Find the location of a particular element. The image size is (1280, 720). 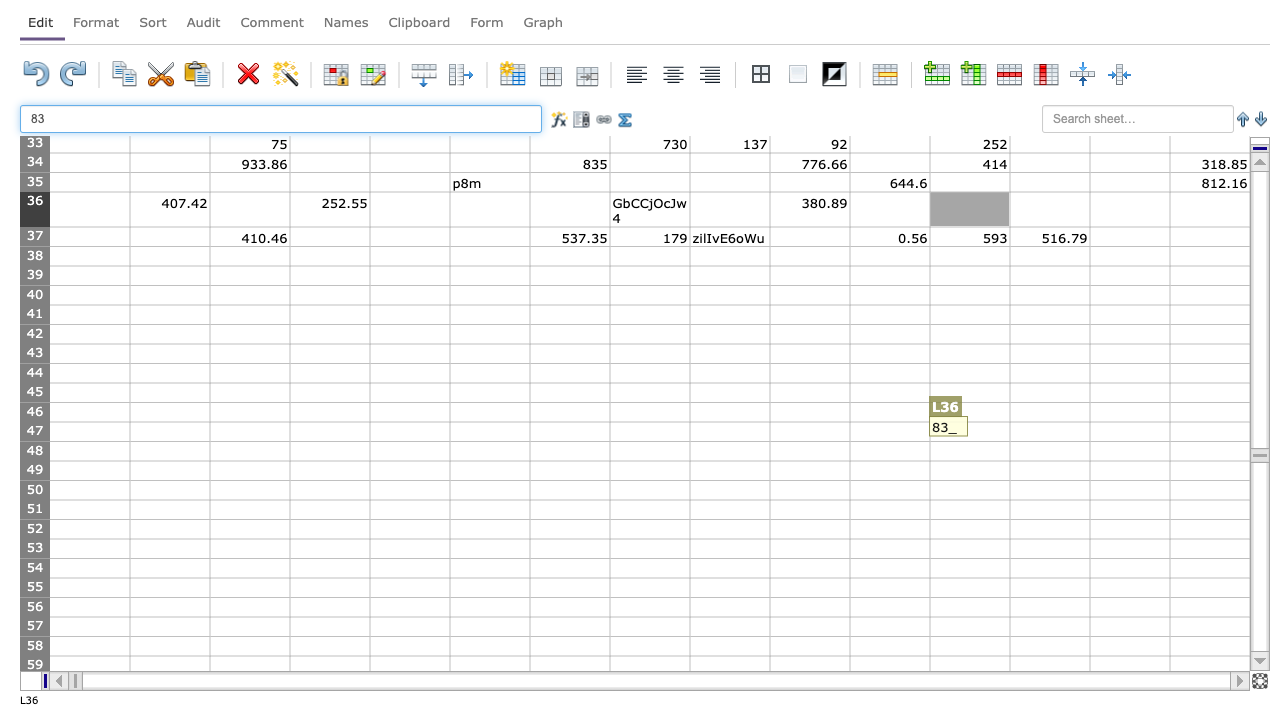

top left at column M row 58 is located at coordinates (1010, 636).